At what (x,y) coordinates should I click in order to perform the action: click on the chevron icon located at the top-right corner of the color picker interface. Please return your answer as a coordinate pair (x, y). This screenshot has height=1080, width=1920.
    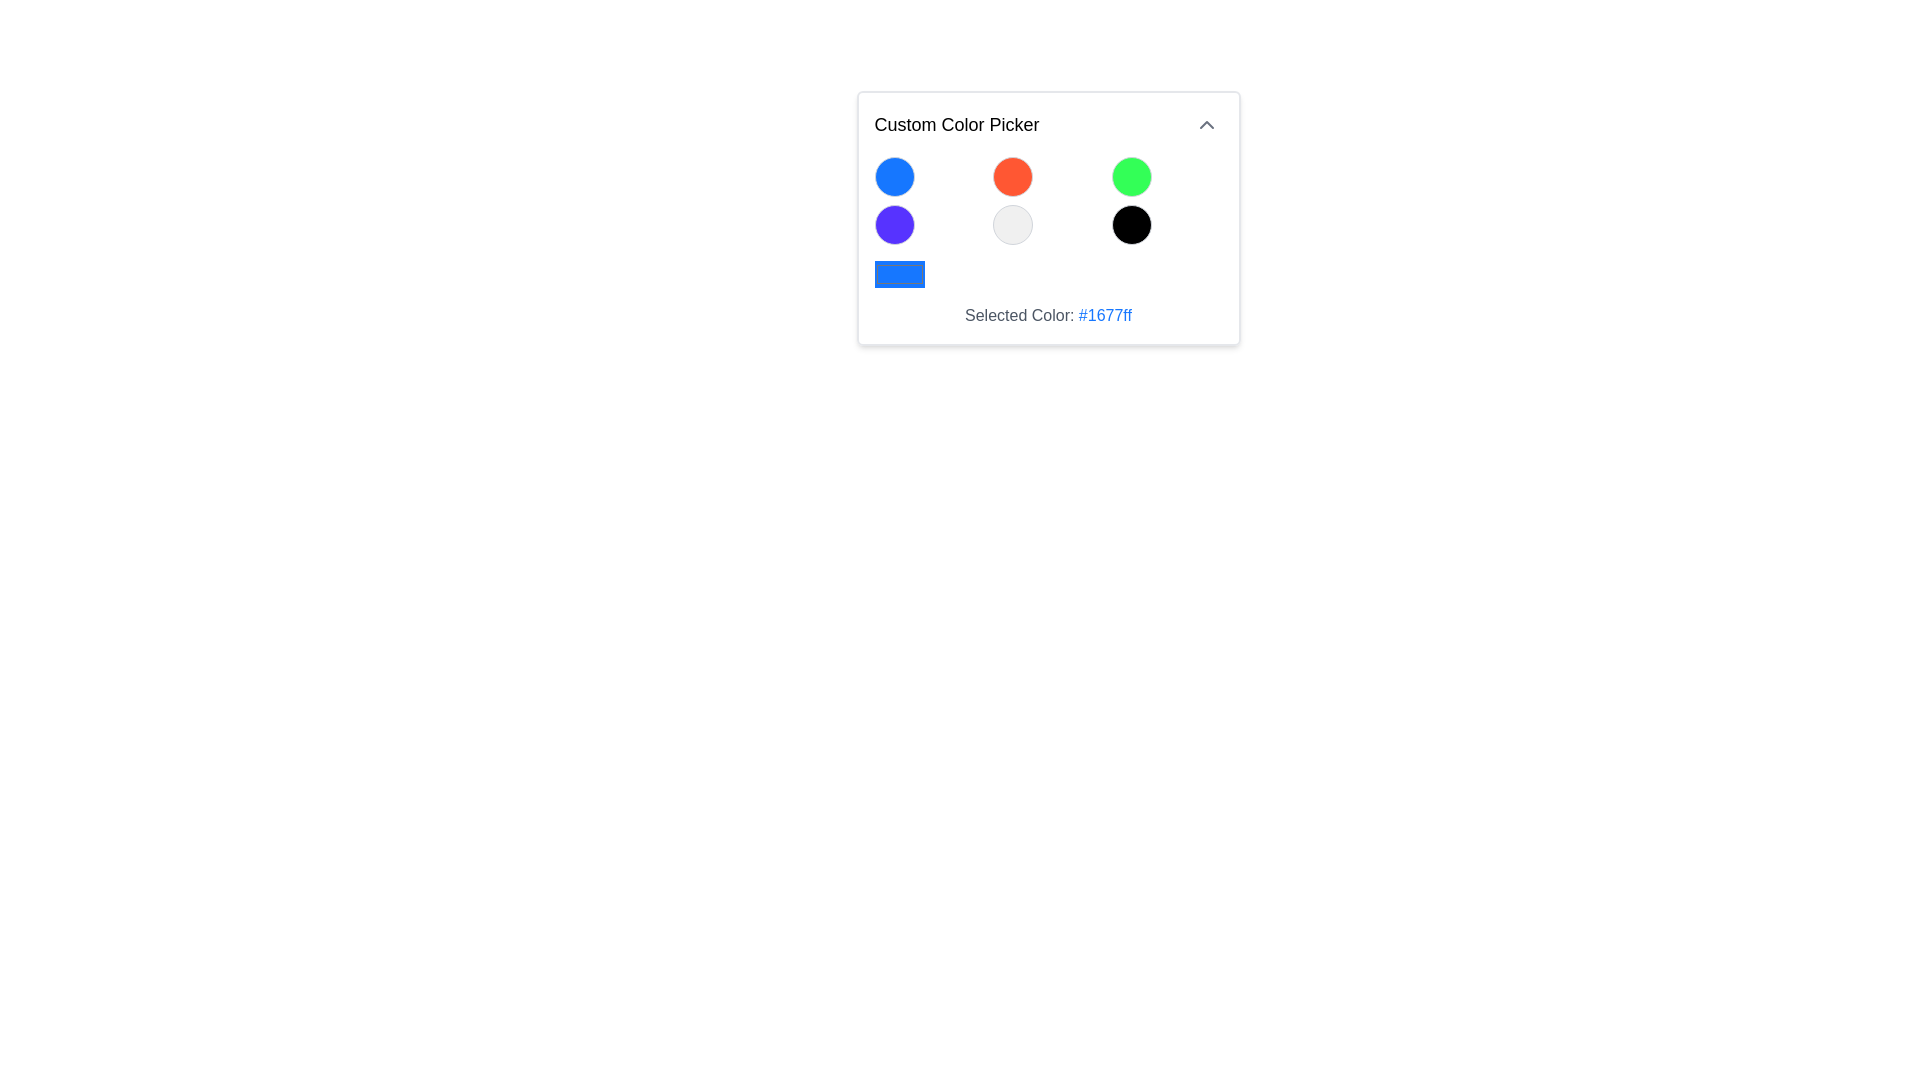
    Looking at the image, I should click on (1205, 124).